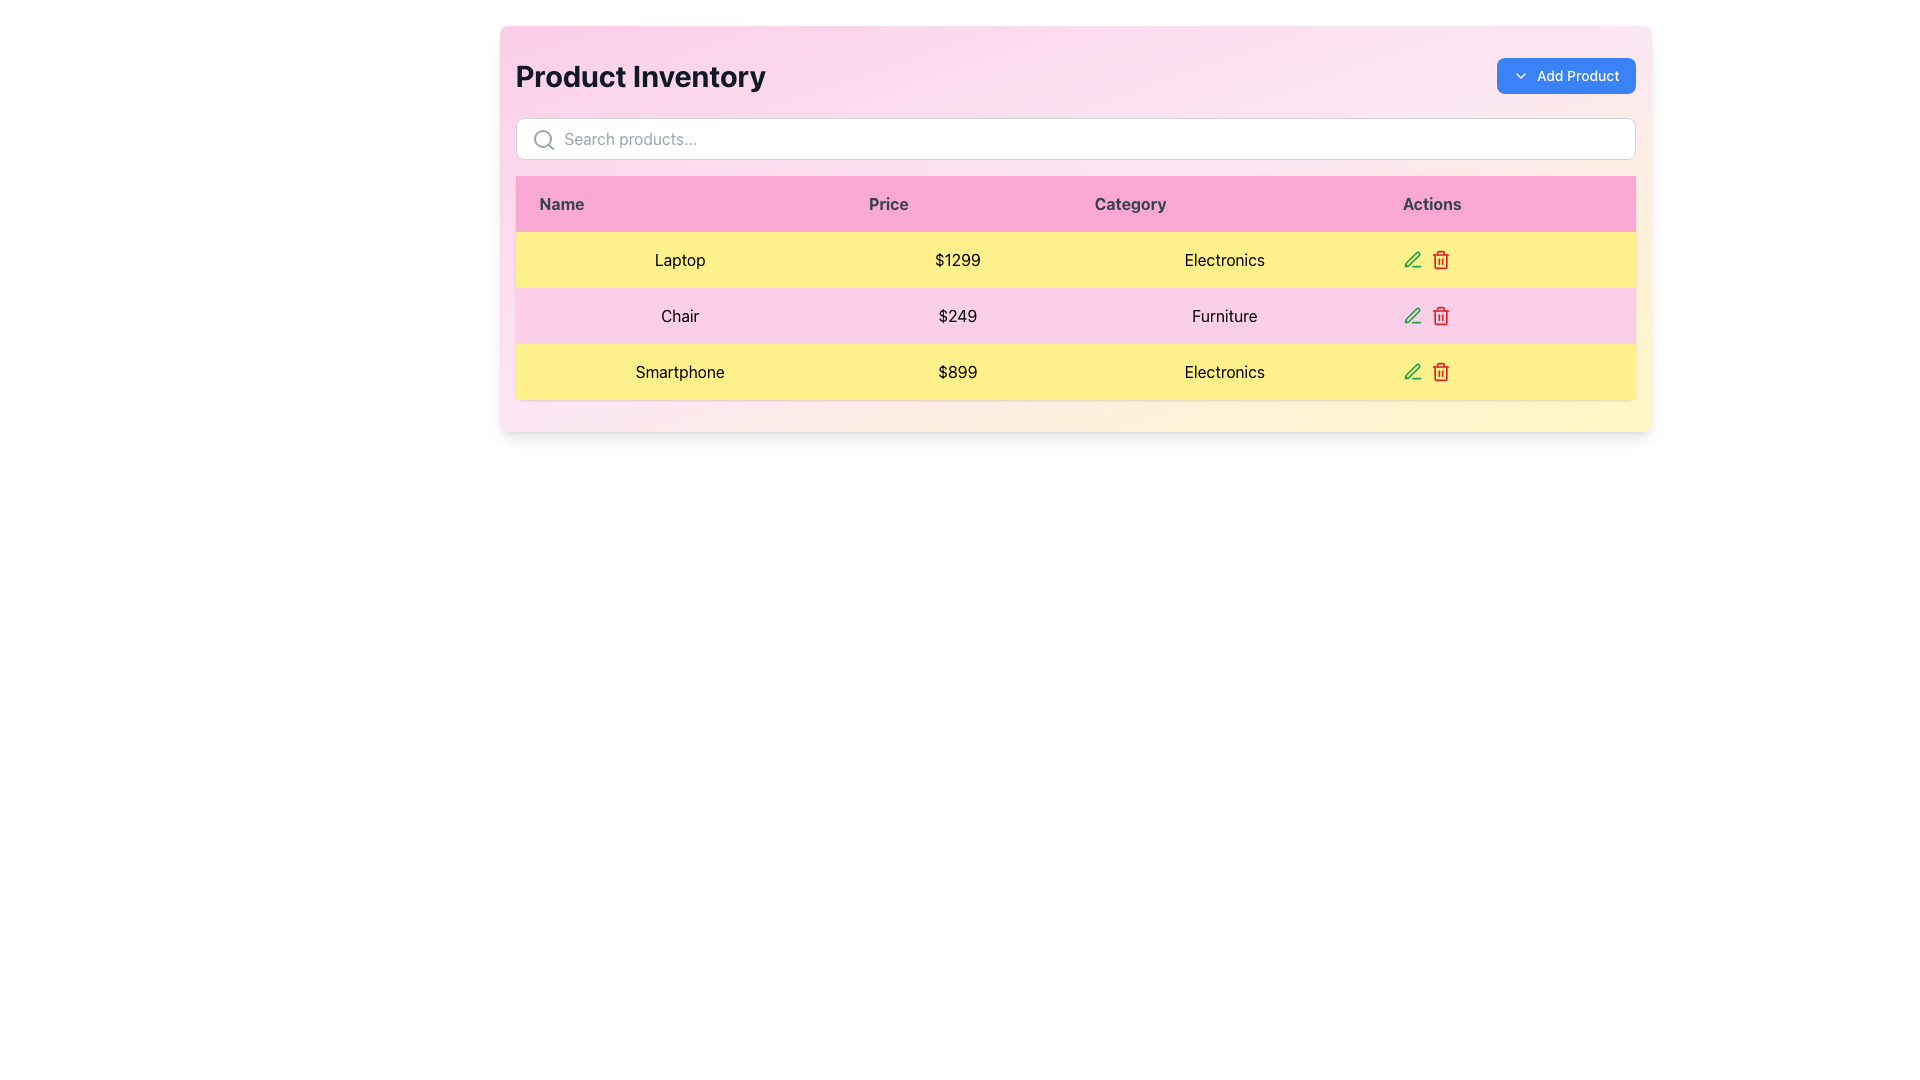 The height and width of the screenshot is (1080, 1920). I want to click on the static text displaying '$899' in bold font on a yellow background, which represents the price field for the 'Smartphone' in the product listing interface, so click(956, 371).